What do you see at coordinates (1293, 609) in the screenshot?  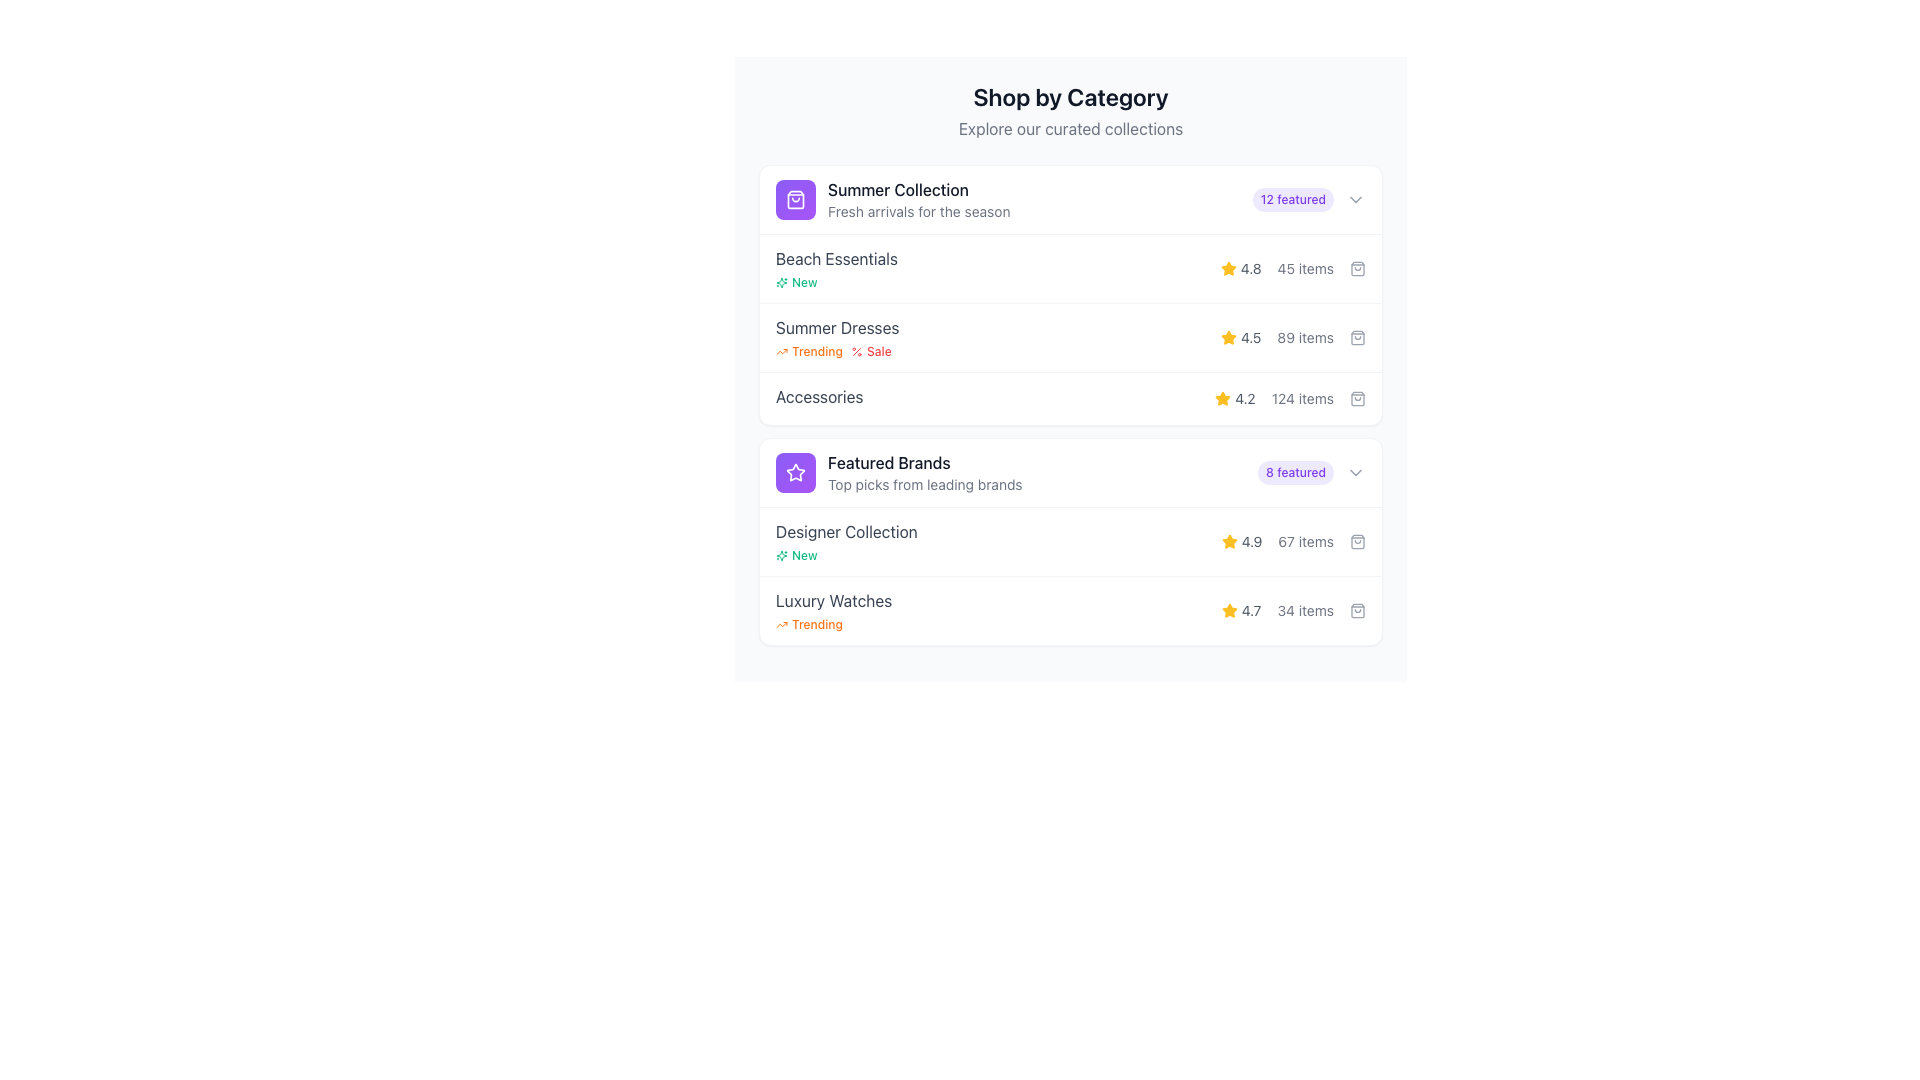 I see `the rating of 4.7 stars and the item count of 34, displayed with an orange and yellow star icon and a shopping bag icon, located on the right side of the 'Luxury Watches' section` at bounding box center [1293, 609].